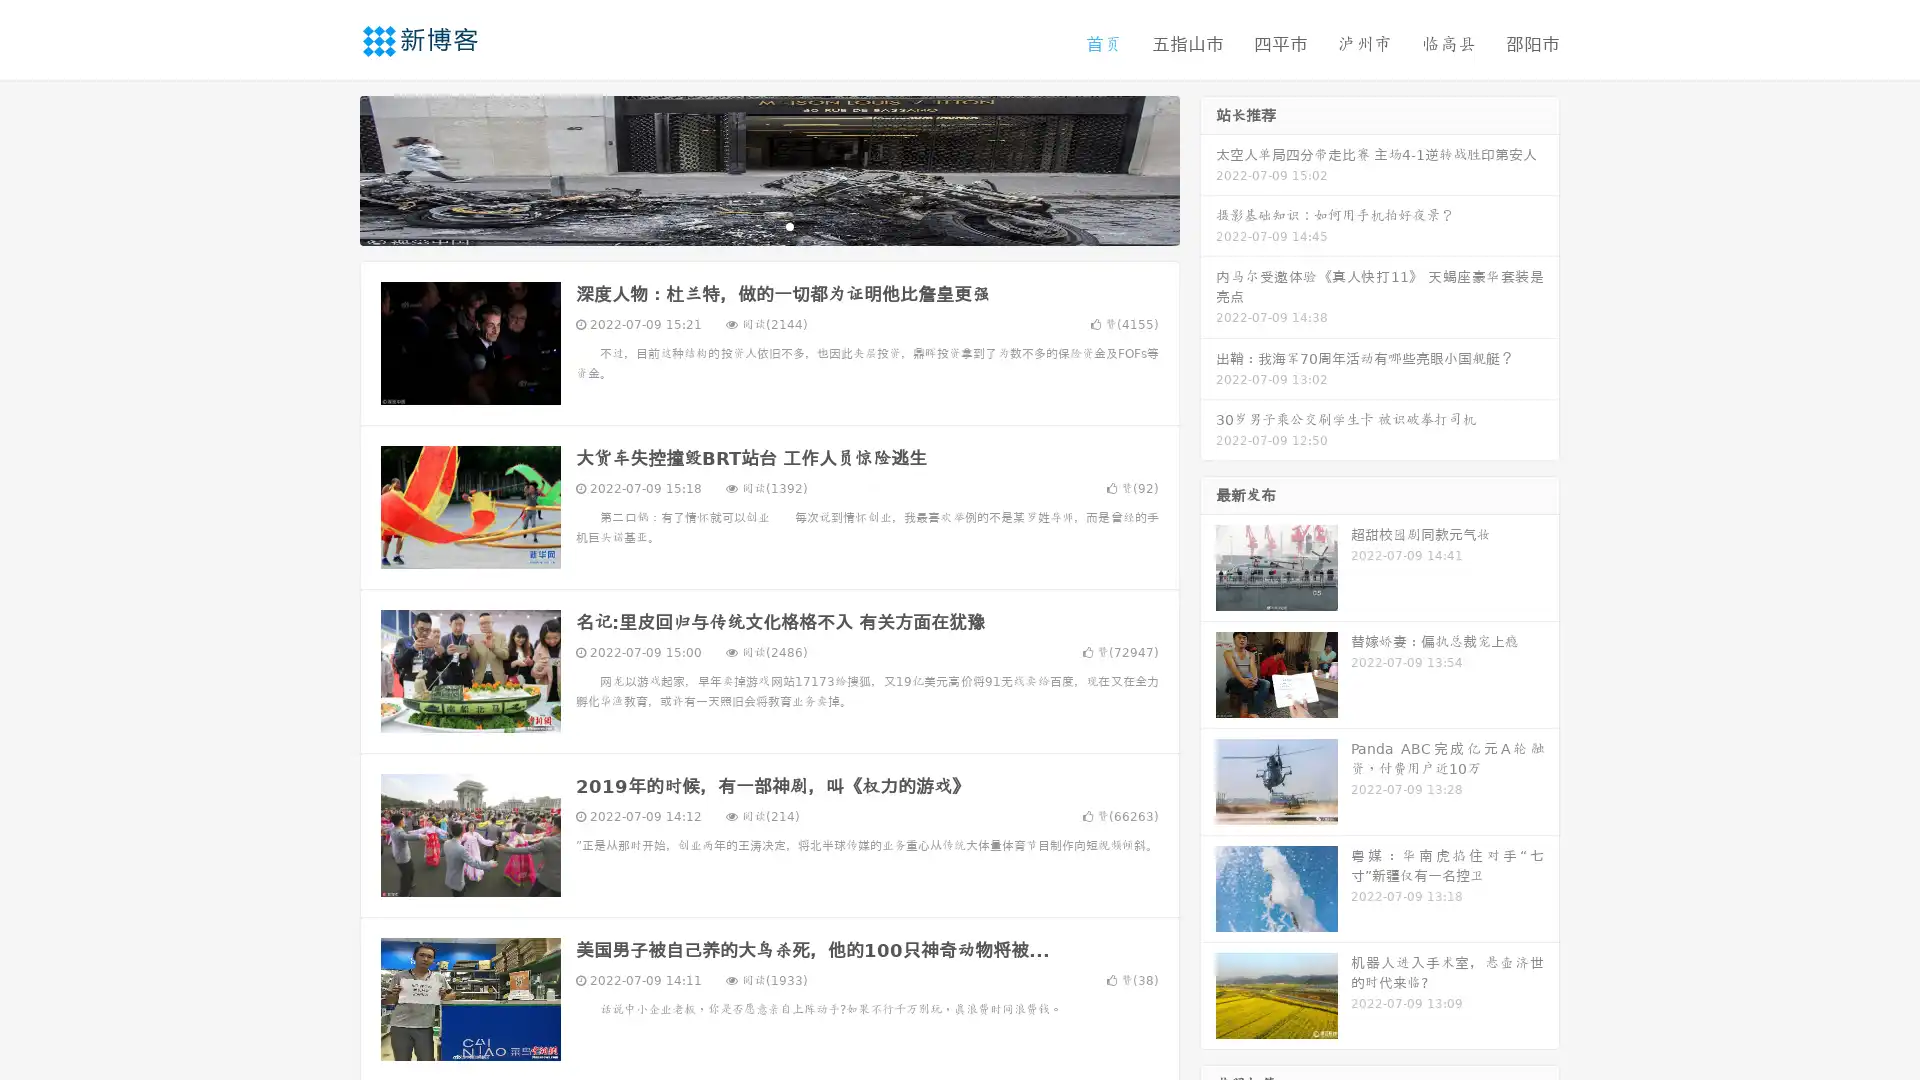  Describe the element at coordinates (748, 225) in the screenshot. I see `Go to slide 1` at that location.